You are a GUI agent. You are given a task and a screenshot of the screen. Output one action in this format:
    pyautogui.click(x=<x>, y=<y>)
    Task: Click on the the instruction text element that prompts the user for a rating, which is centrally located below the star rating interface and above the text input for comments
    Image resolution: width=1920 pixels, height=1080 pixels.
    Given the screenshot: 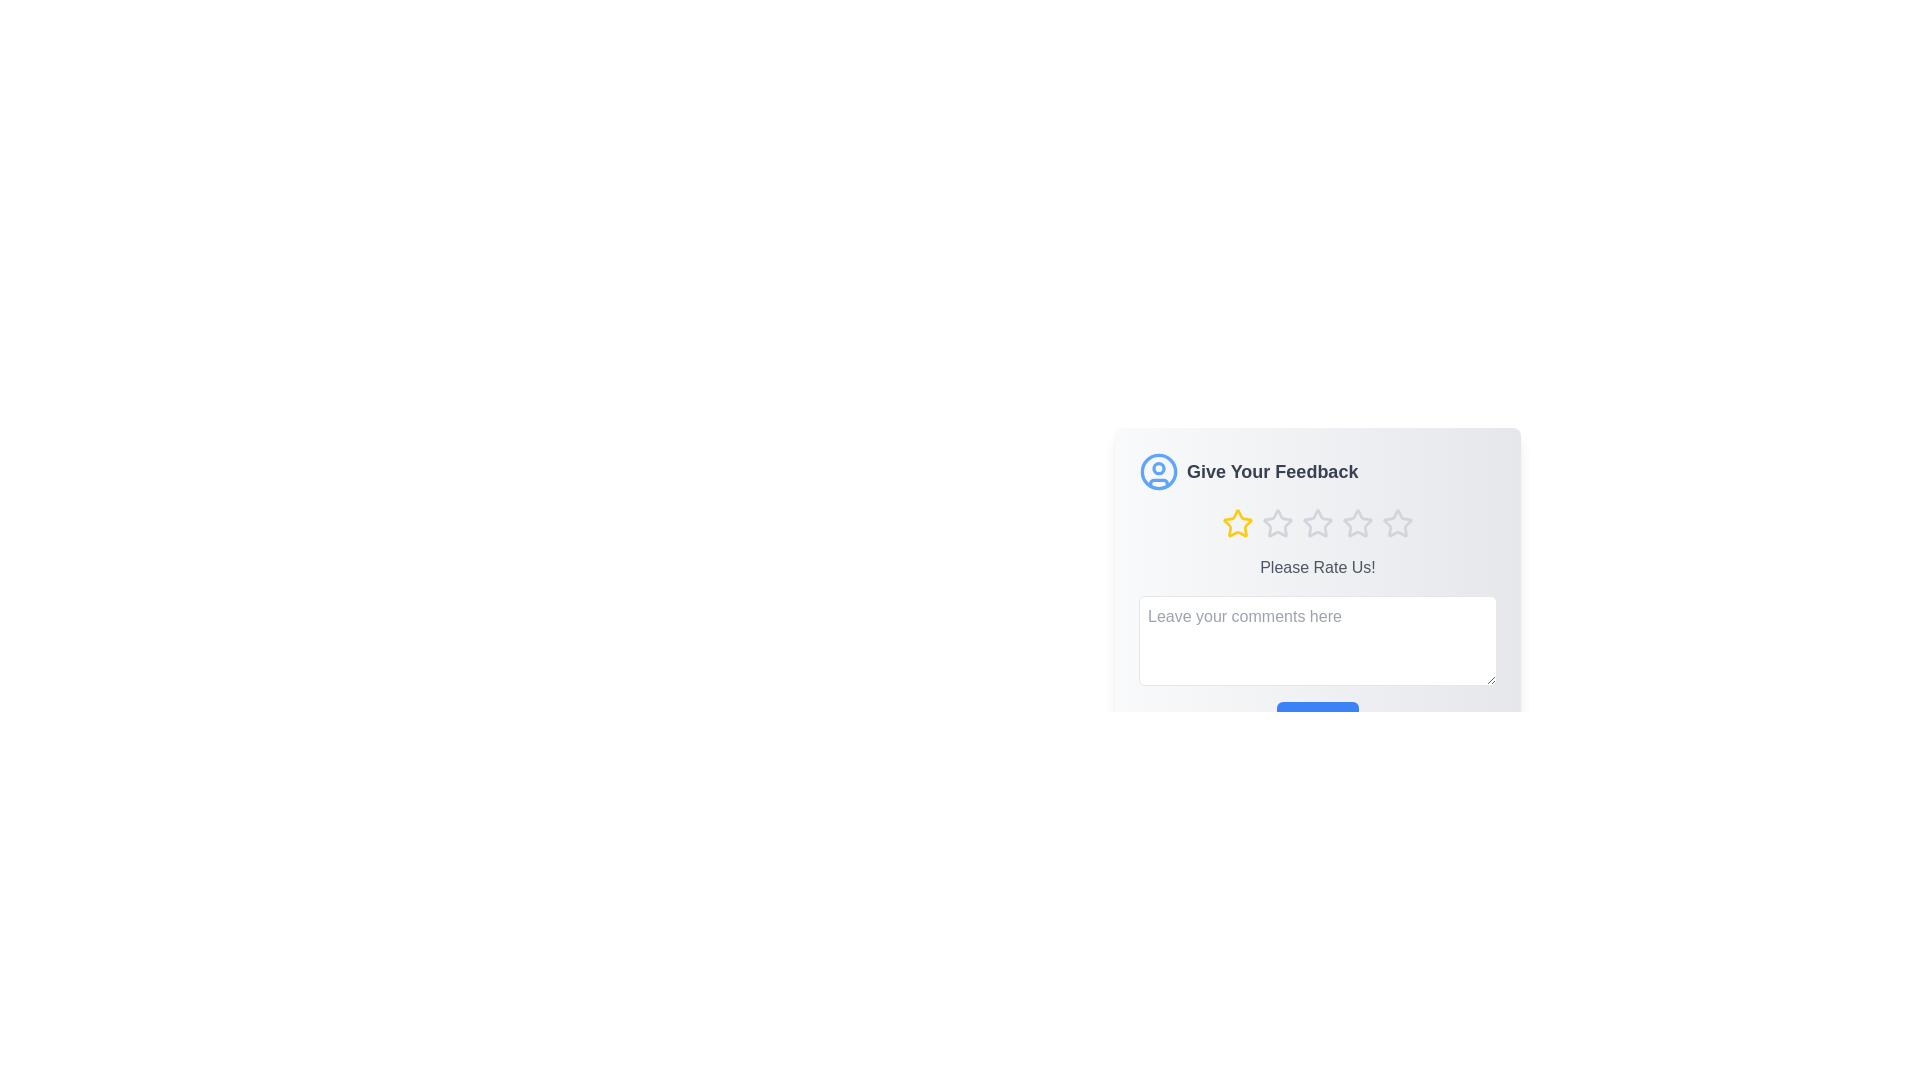 What is the action you would take?
    pyautogui.click(x=1318, y=567)
    